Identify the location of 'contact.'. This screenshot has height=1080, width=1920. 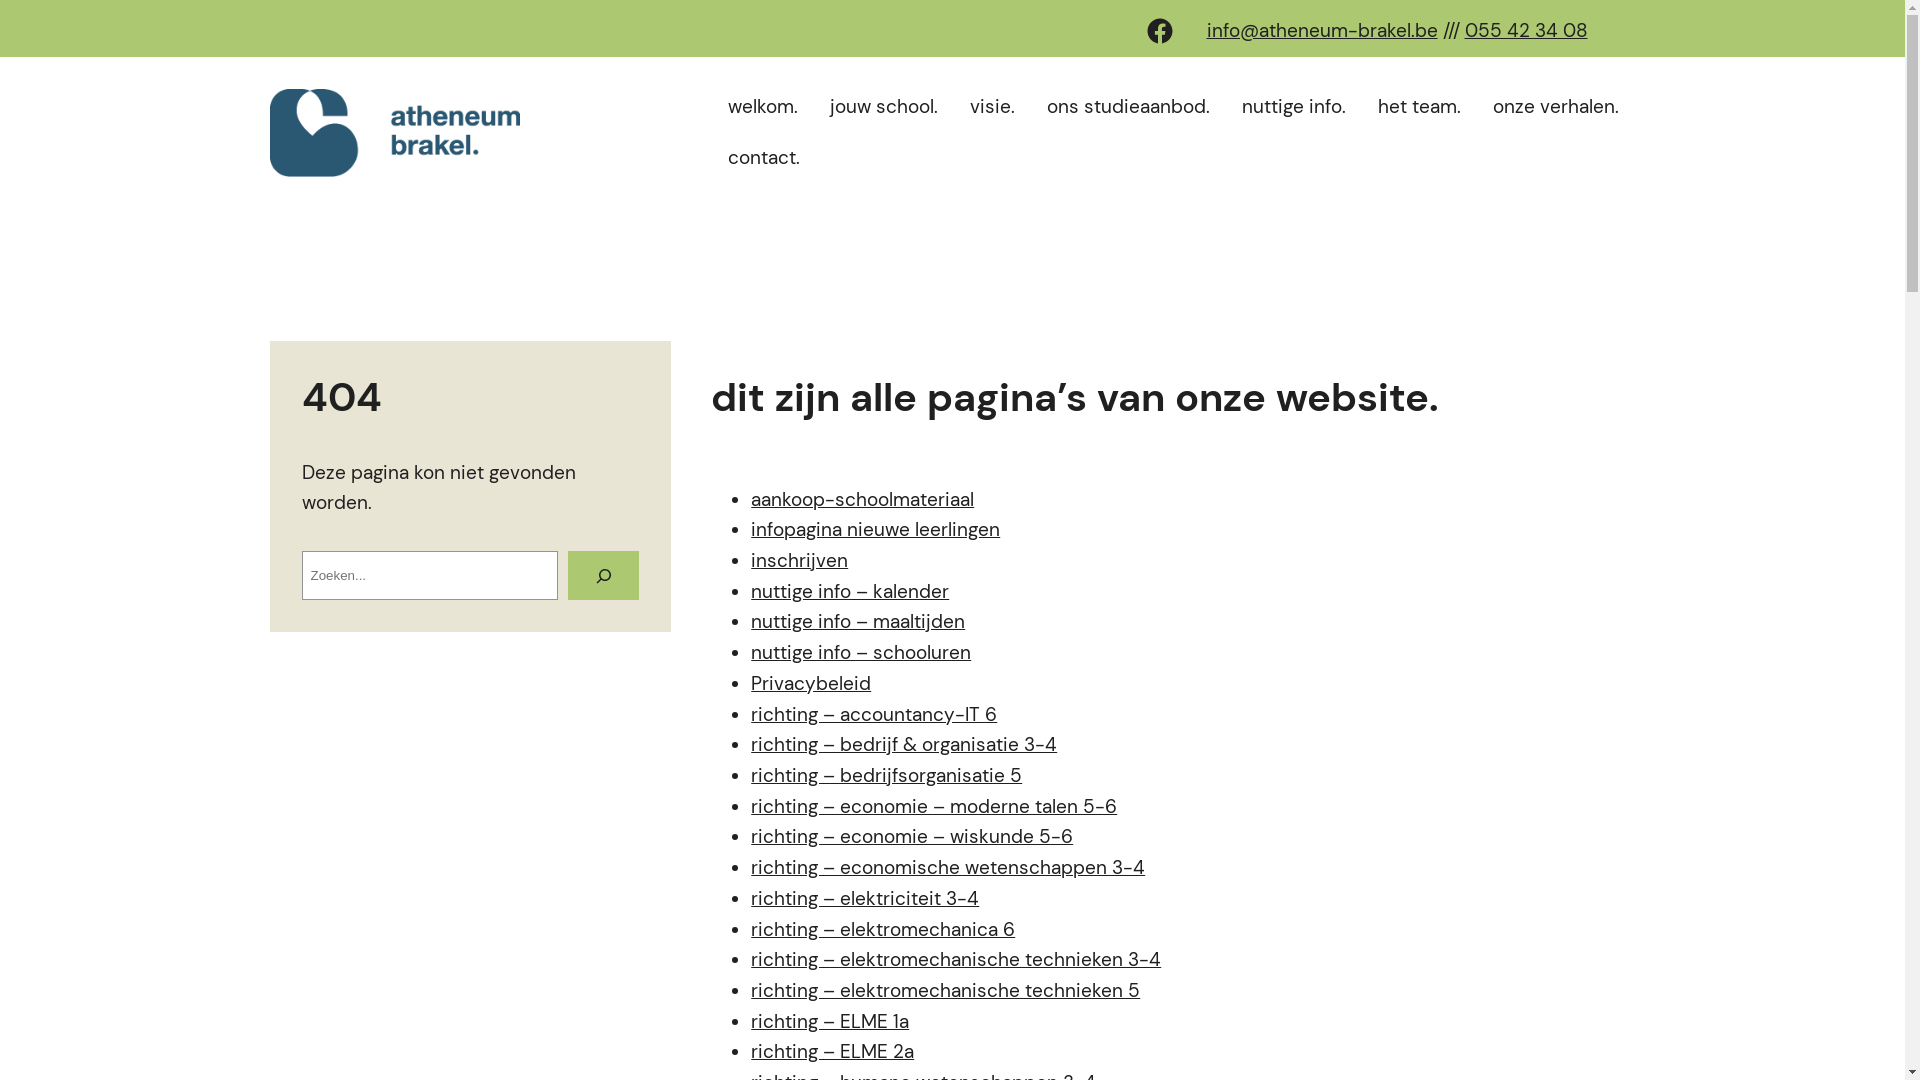
(762, 157).